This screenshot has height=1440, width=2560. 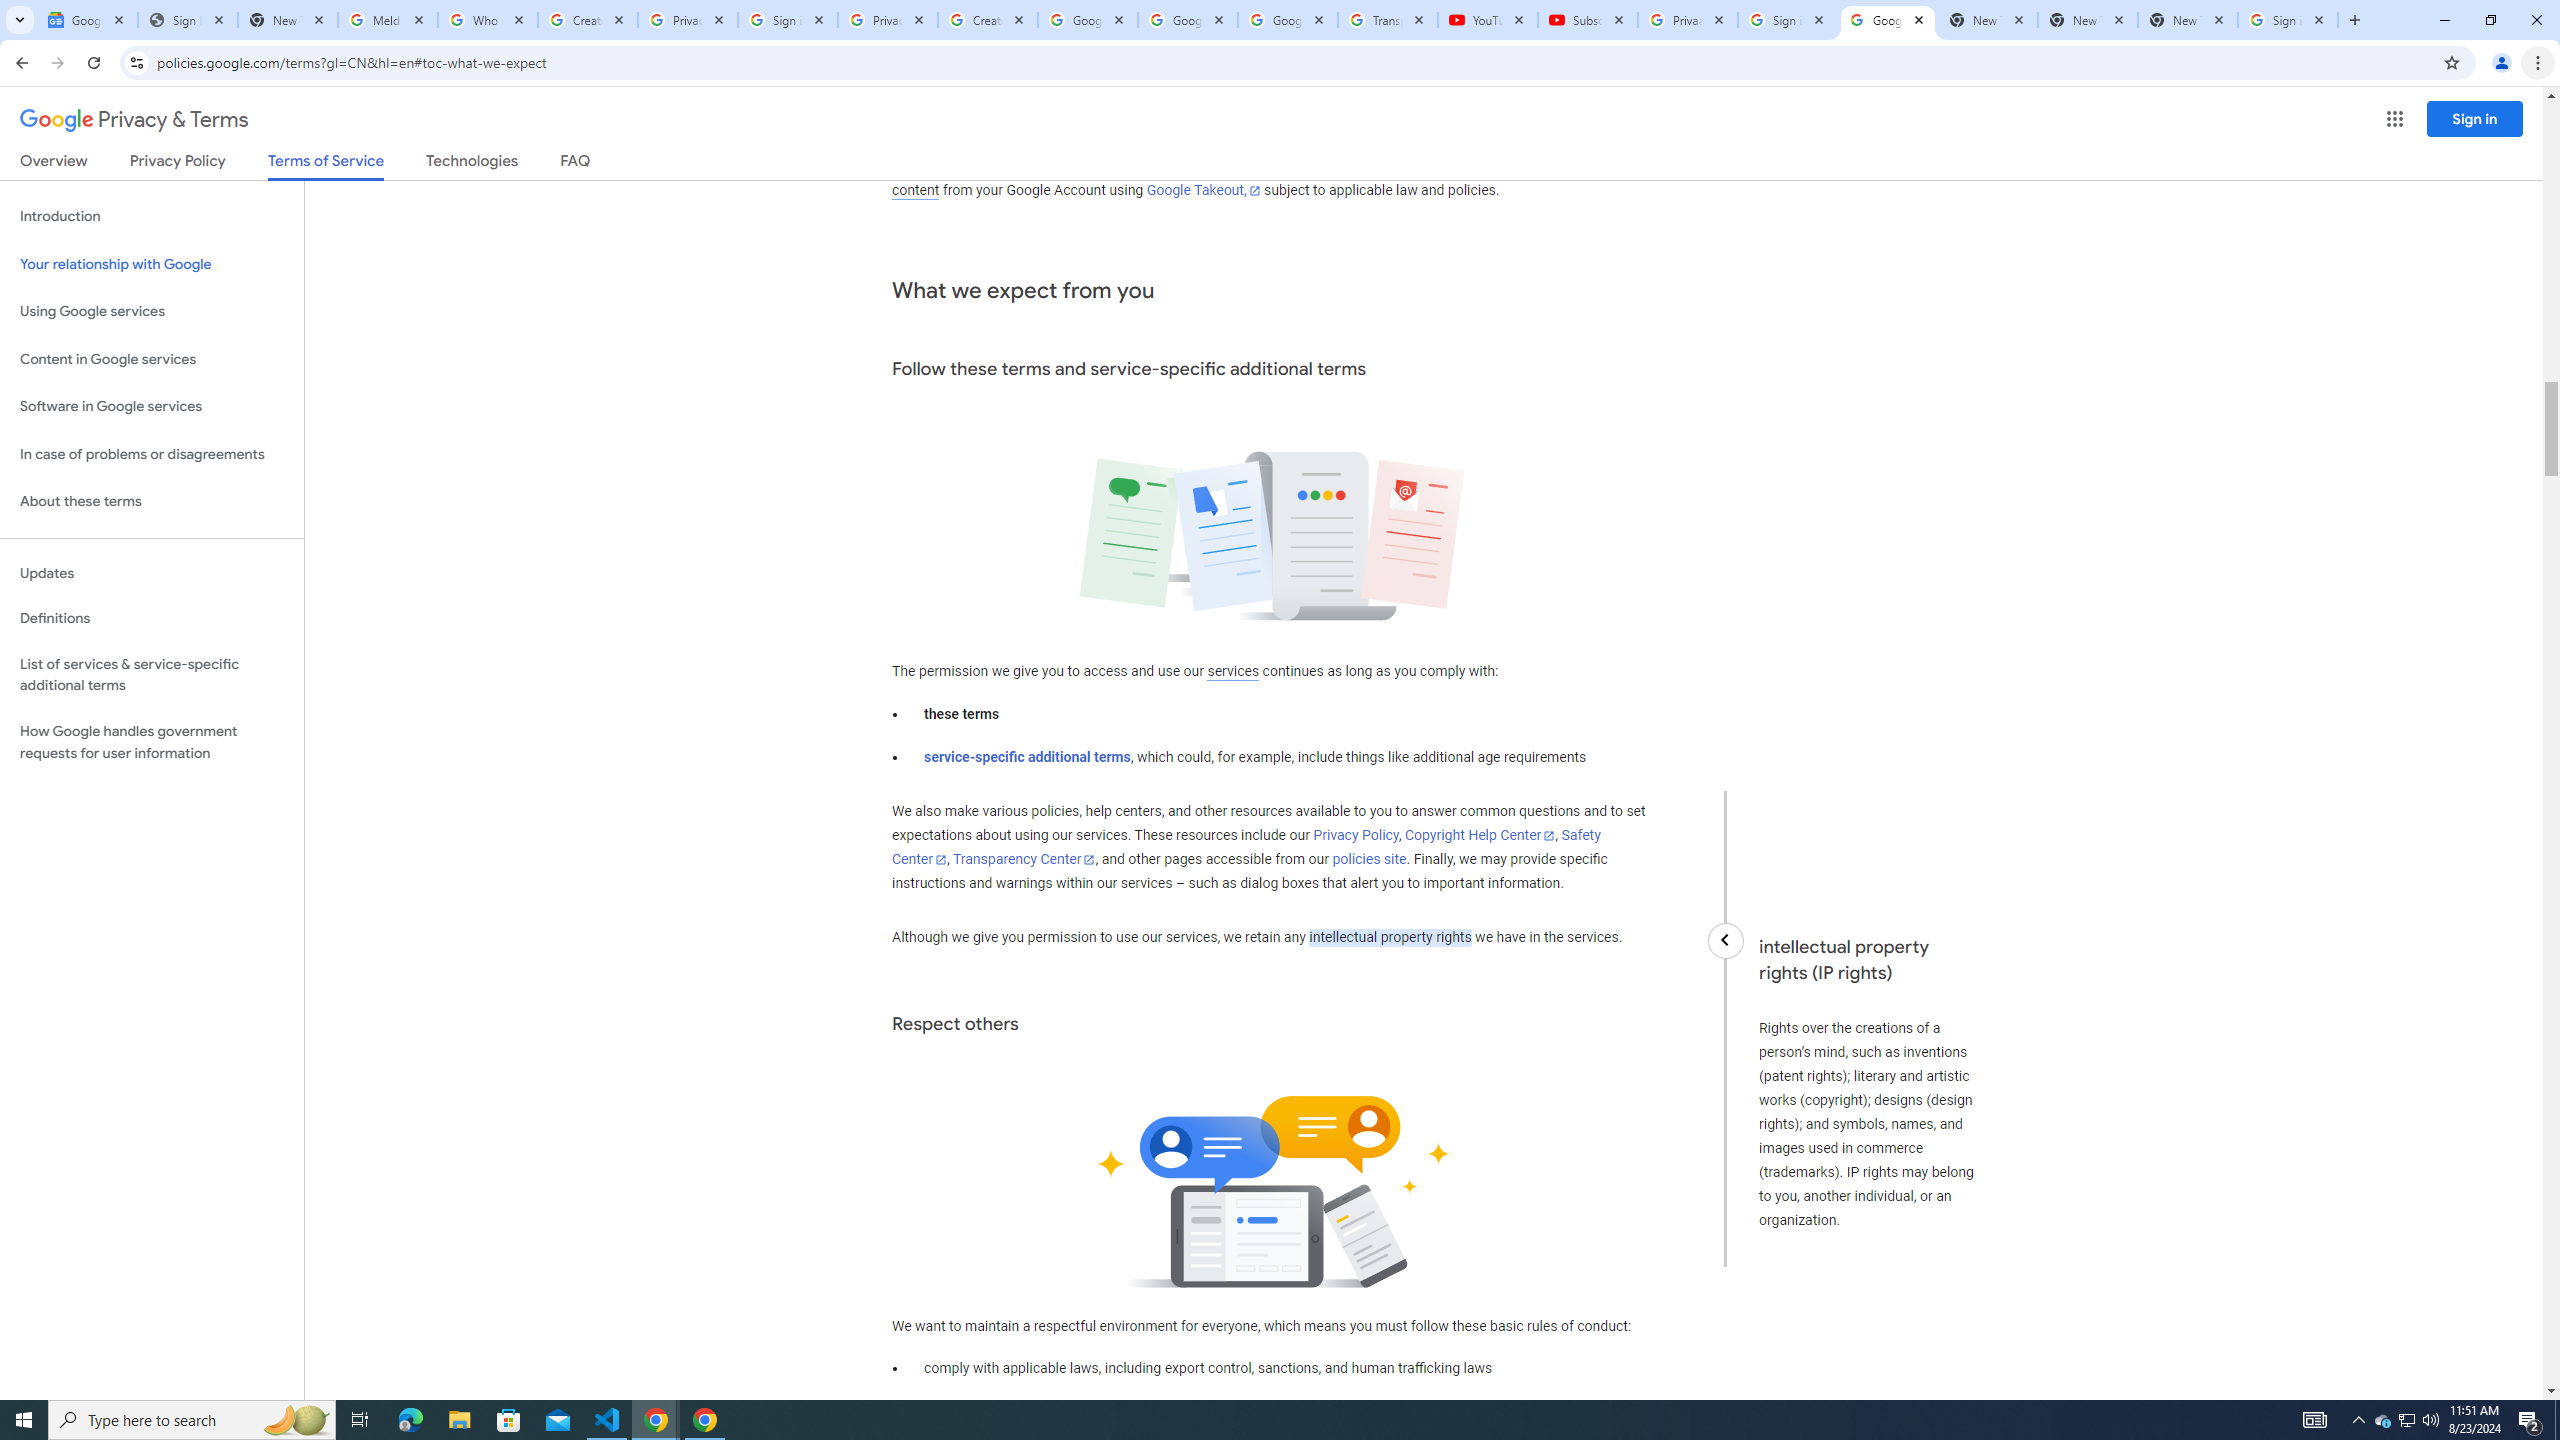 What do you see at coordinates (151, 405) in the screenshot?
I see `'Software in Google services'` at bounding box center [151, 405].